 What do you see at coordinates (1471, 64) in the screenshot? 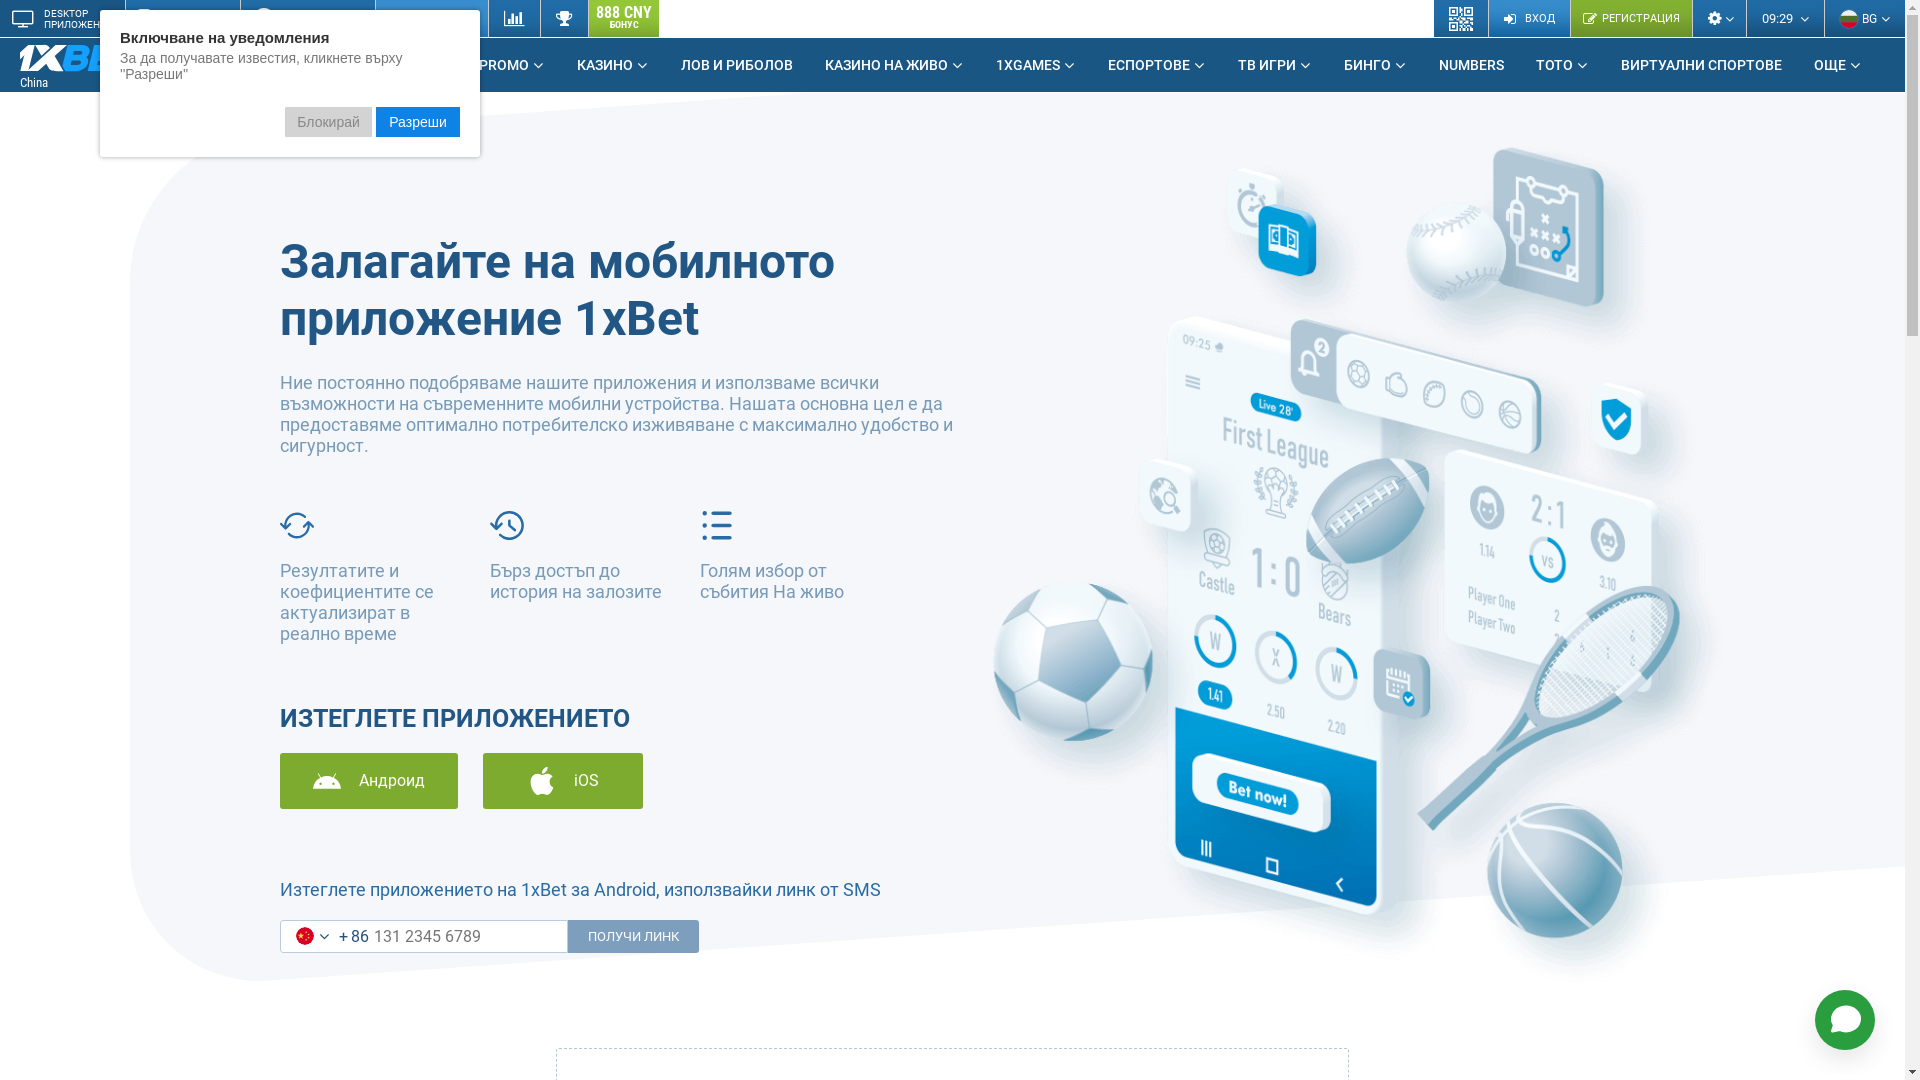
I see `'NUMBERS'` at bounding box center [1471, 64].